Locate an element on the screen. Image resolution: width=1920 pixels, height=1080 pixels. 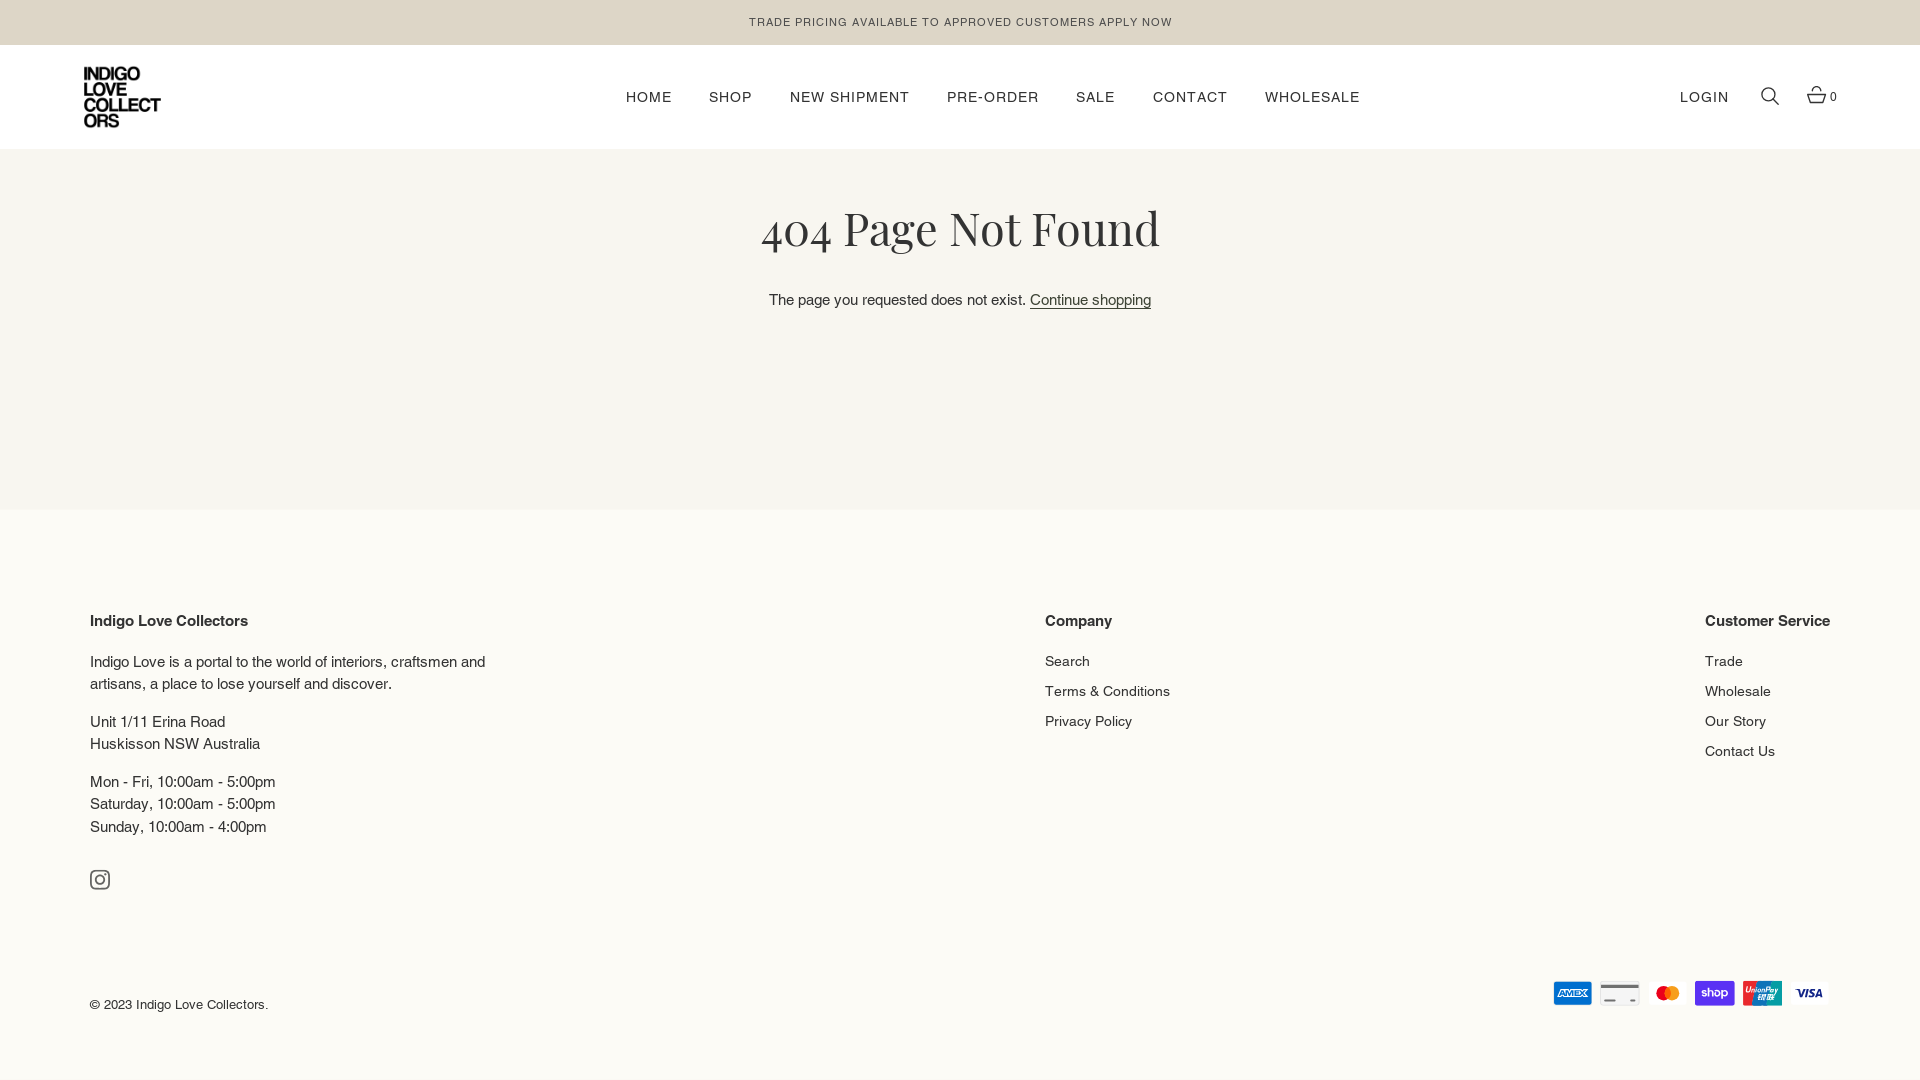
'Terms & Conditions' is located at coordinates (1106, 686).